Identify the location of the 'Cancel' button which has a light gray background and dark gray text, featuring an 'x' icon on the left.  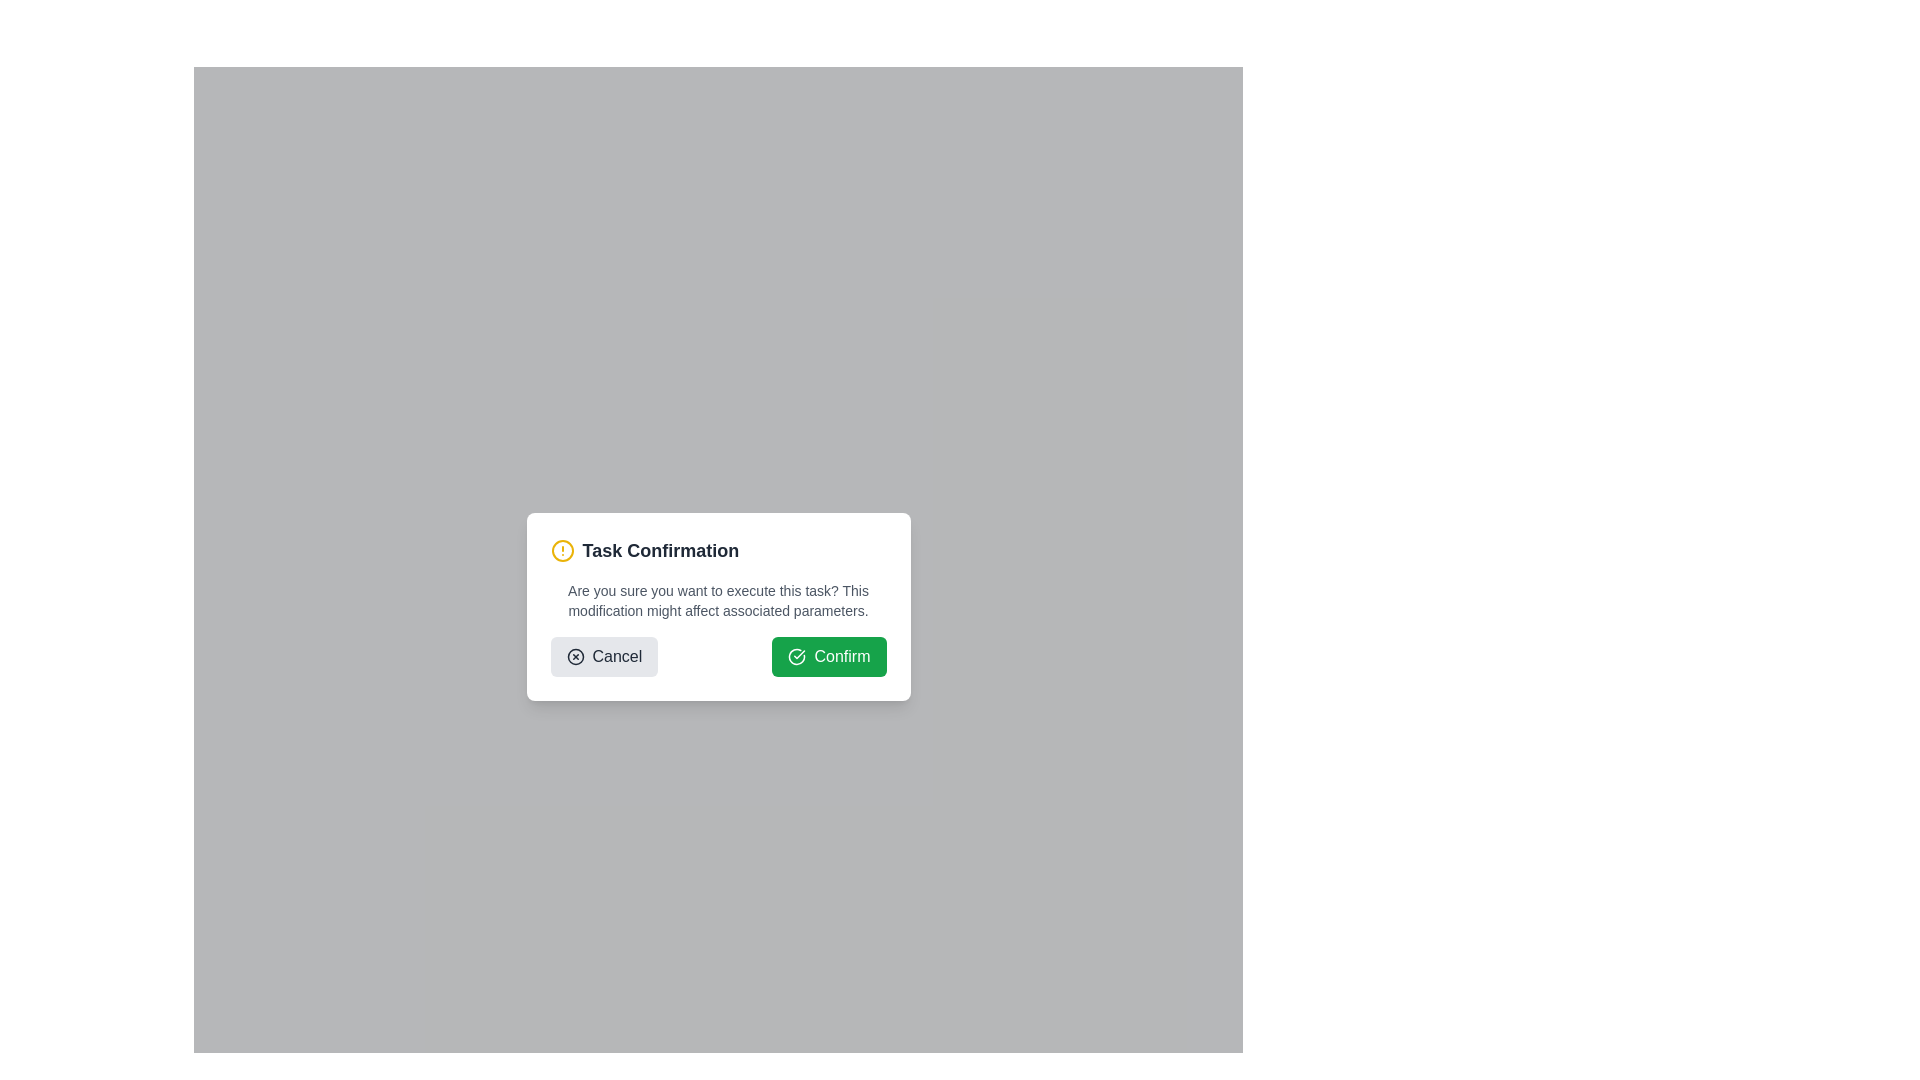
(603, 656).